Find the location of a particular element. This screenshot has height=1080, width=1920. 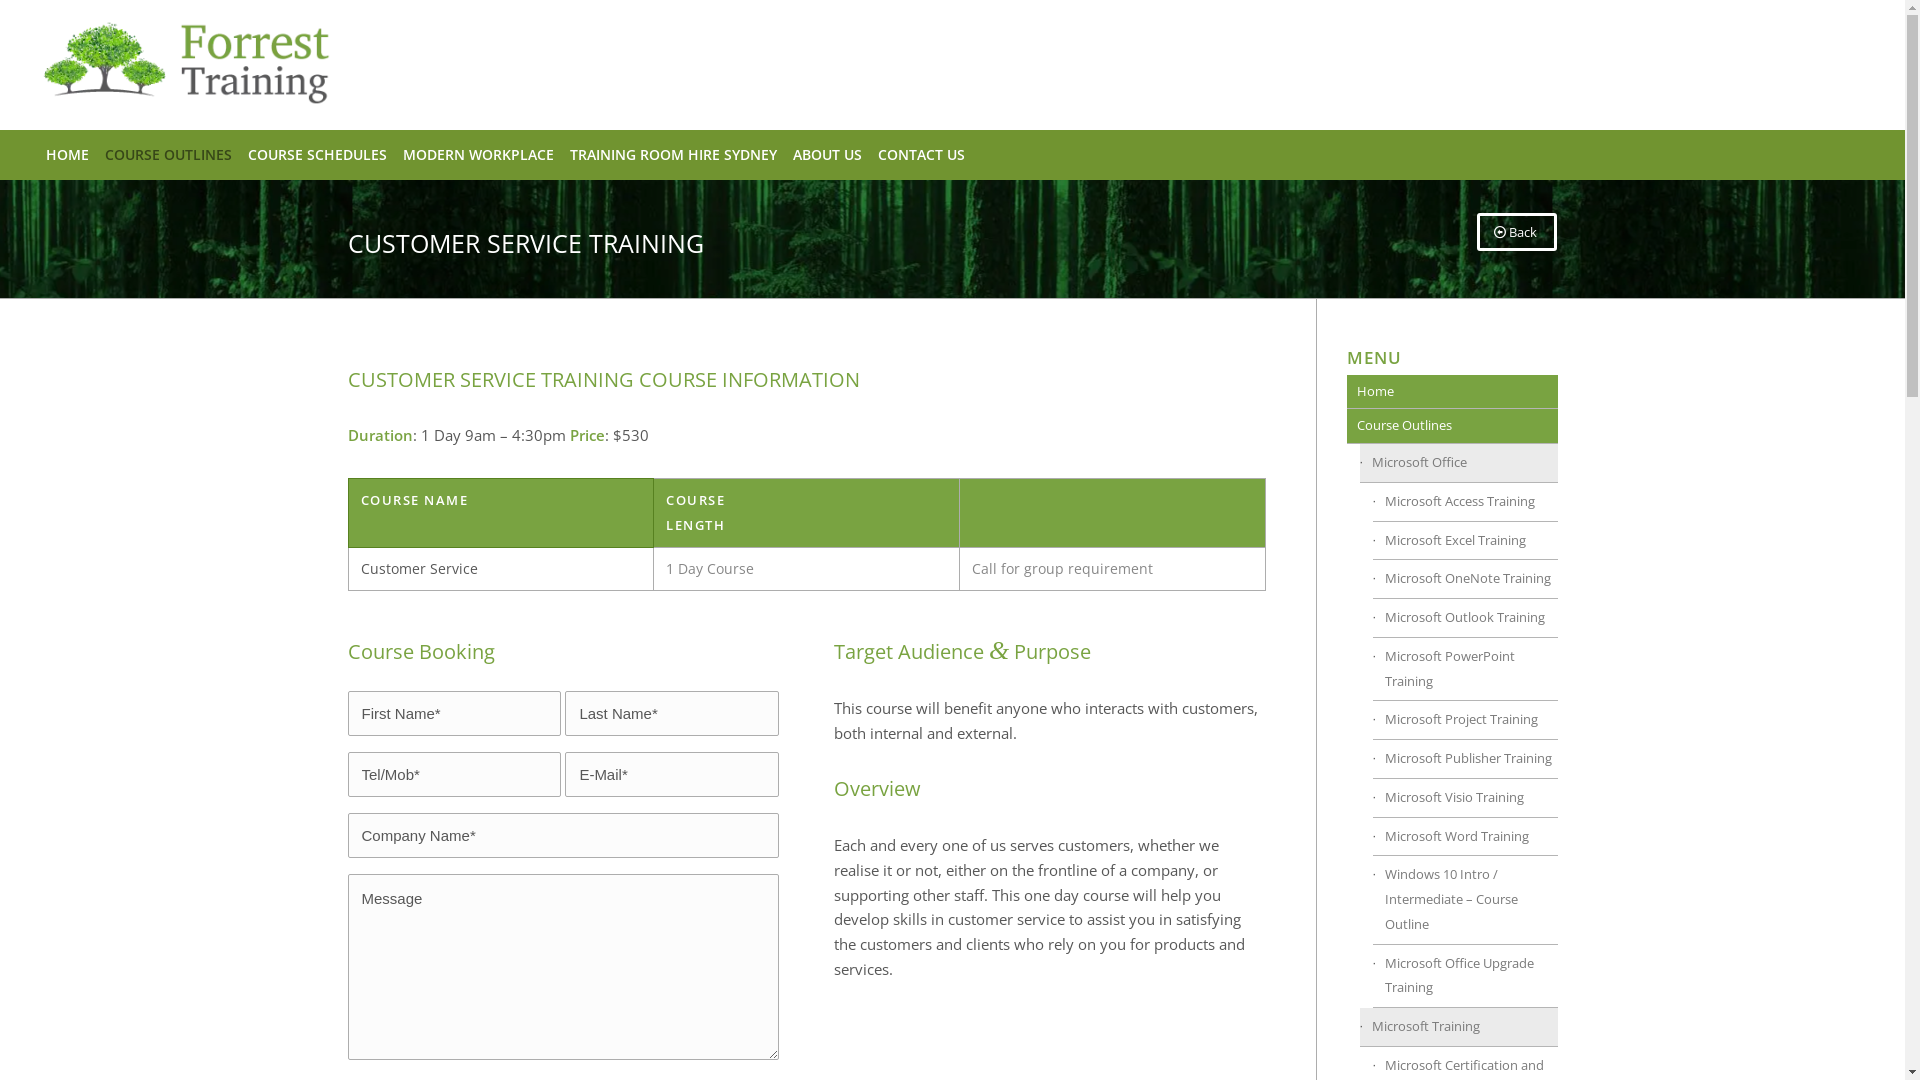

'Microsoft Training' is located at coordinates (1459, 1027).